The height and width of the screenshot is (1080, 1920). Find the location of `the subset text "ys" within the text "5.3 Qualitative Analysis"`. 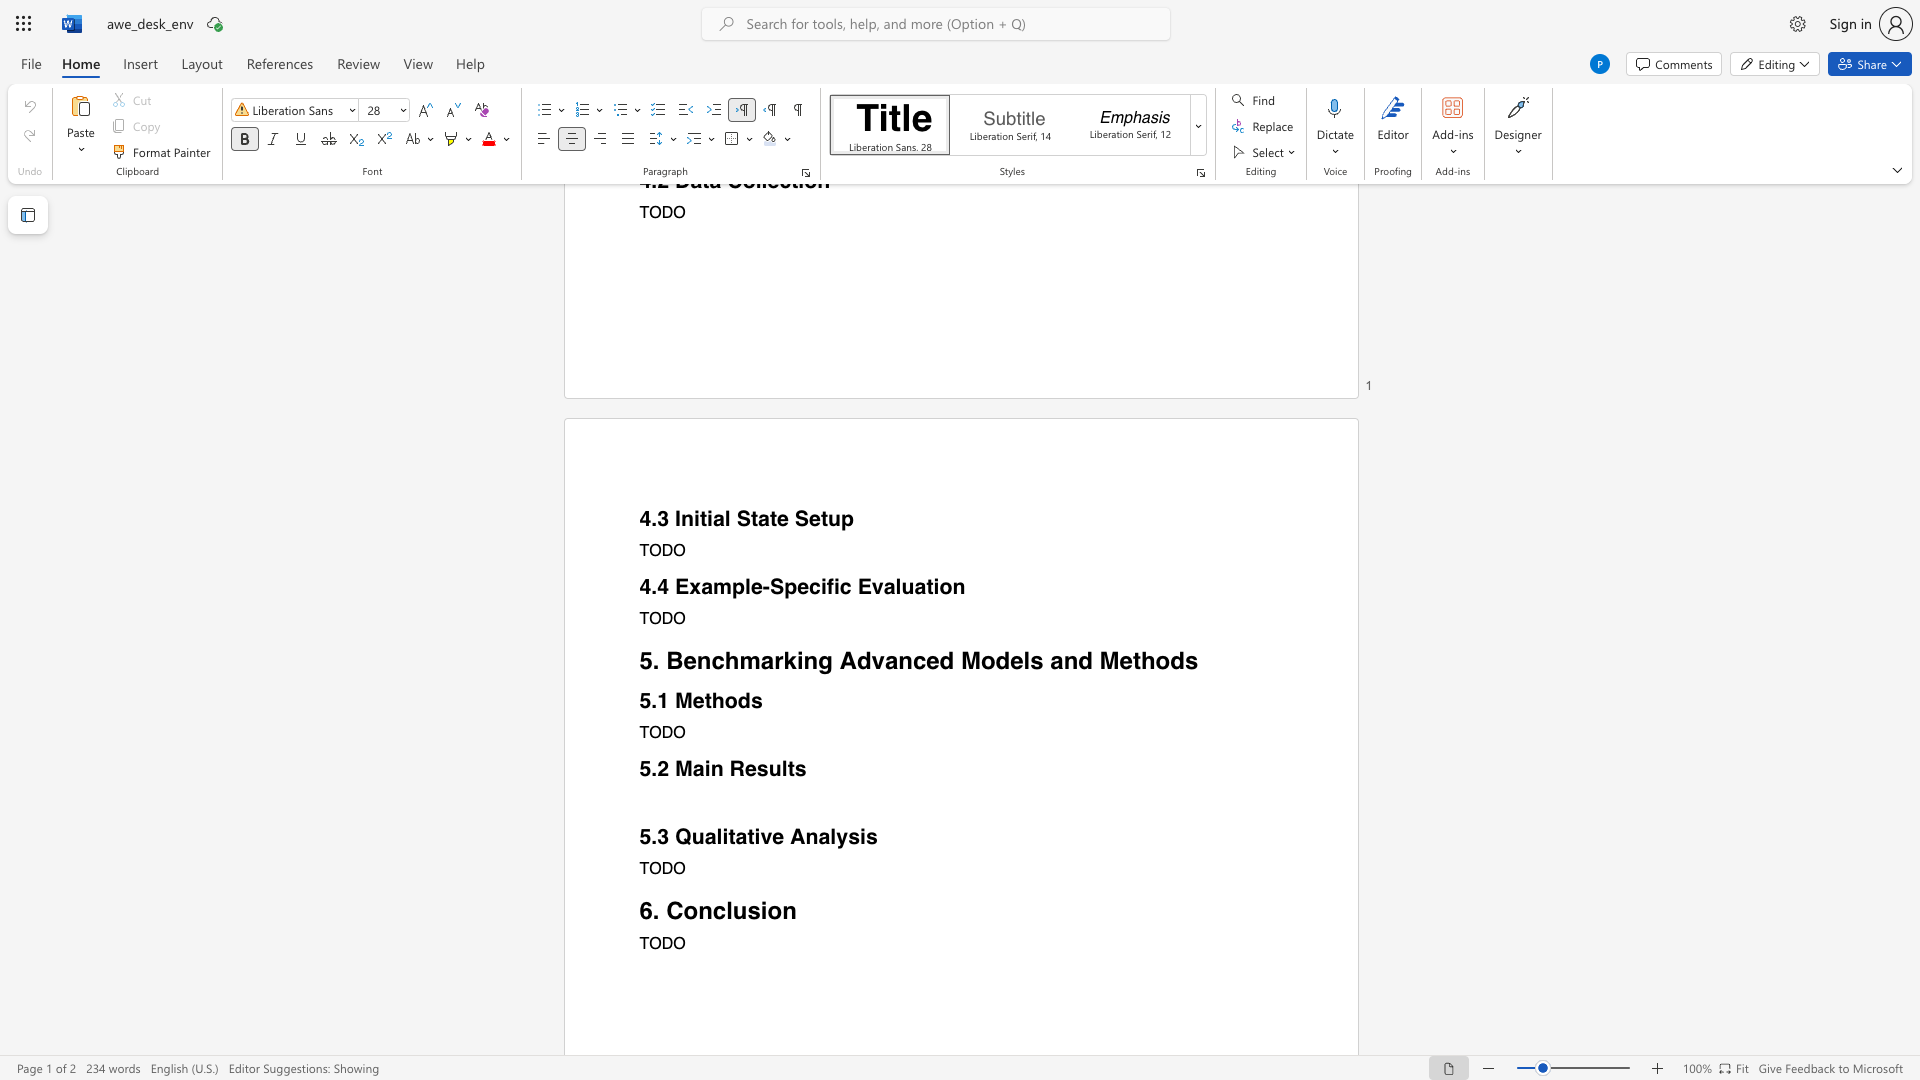

the subset text "ys" within the text "5.3 Qualitative Analysis" is located at coordinates (836, 837).